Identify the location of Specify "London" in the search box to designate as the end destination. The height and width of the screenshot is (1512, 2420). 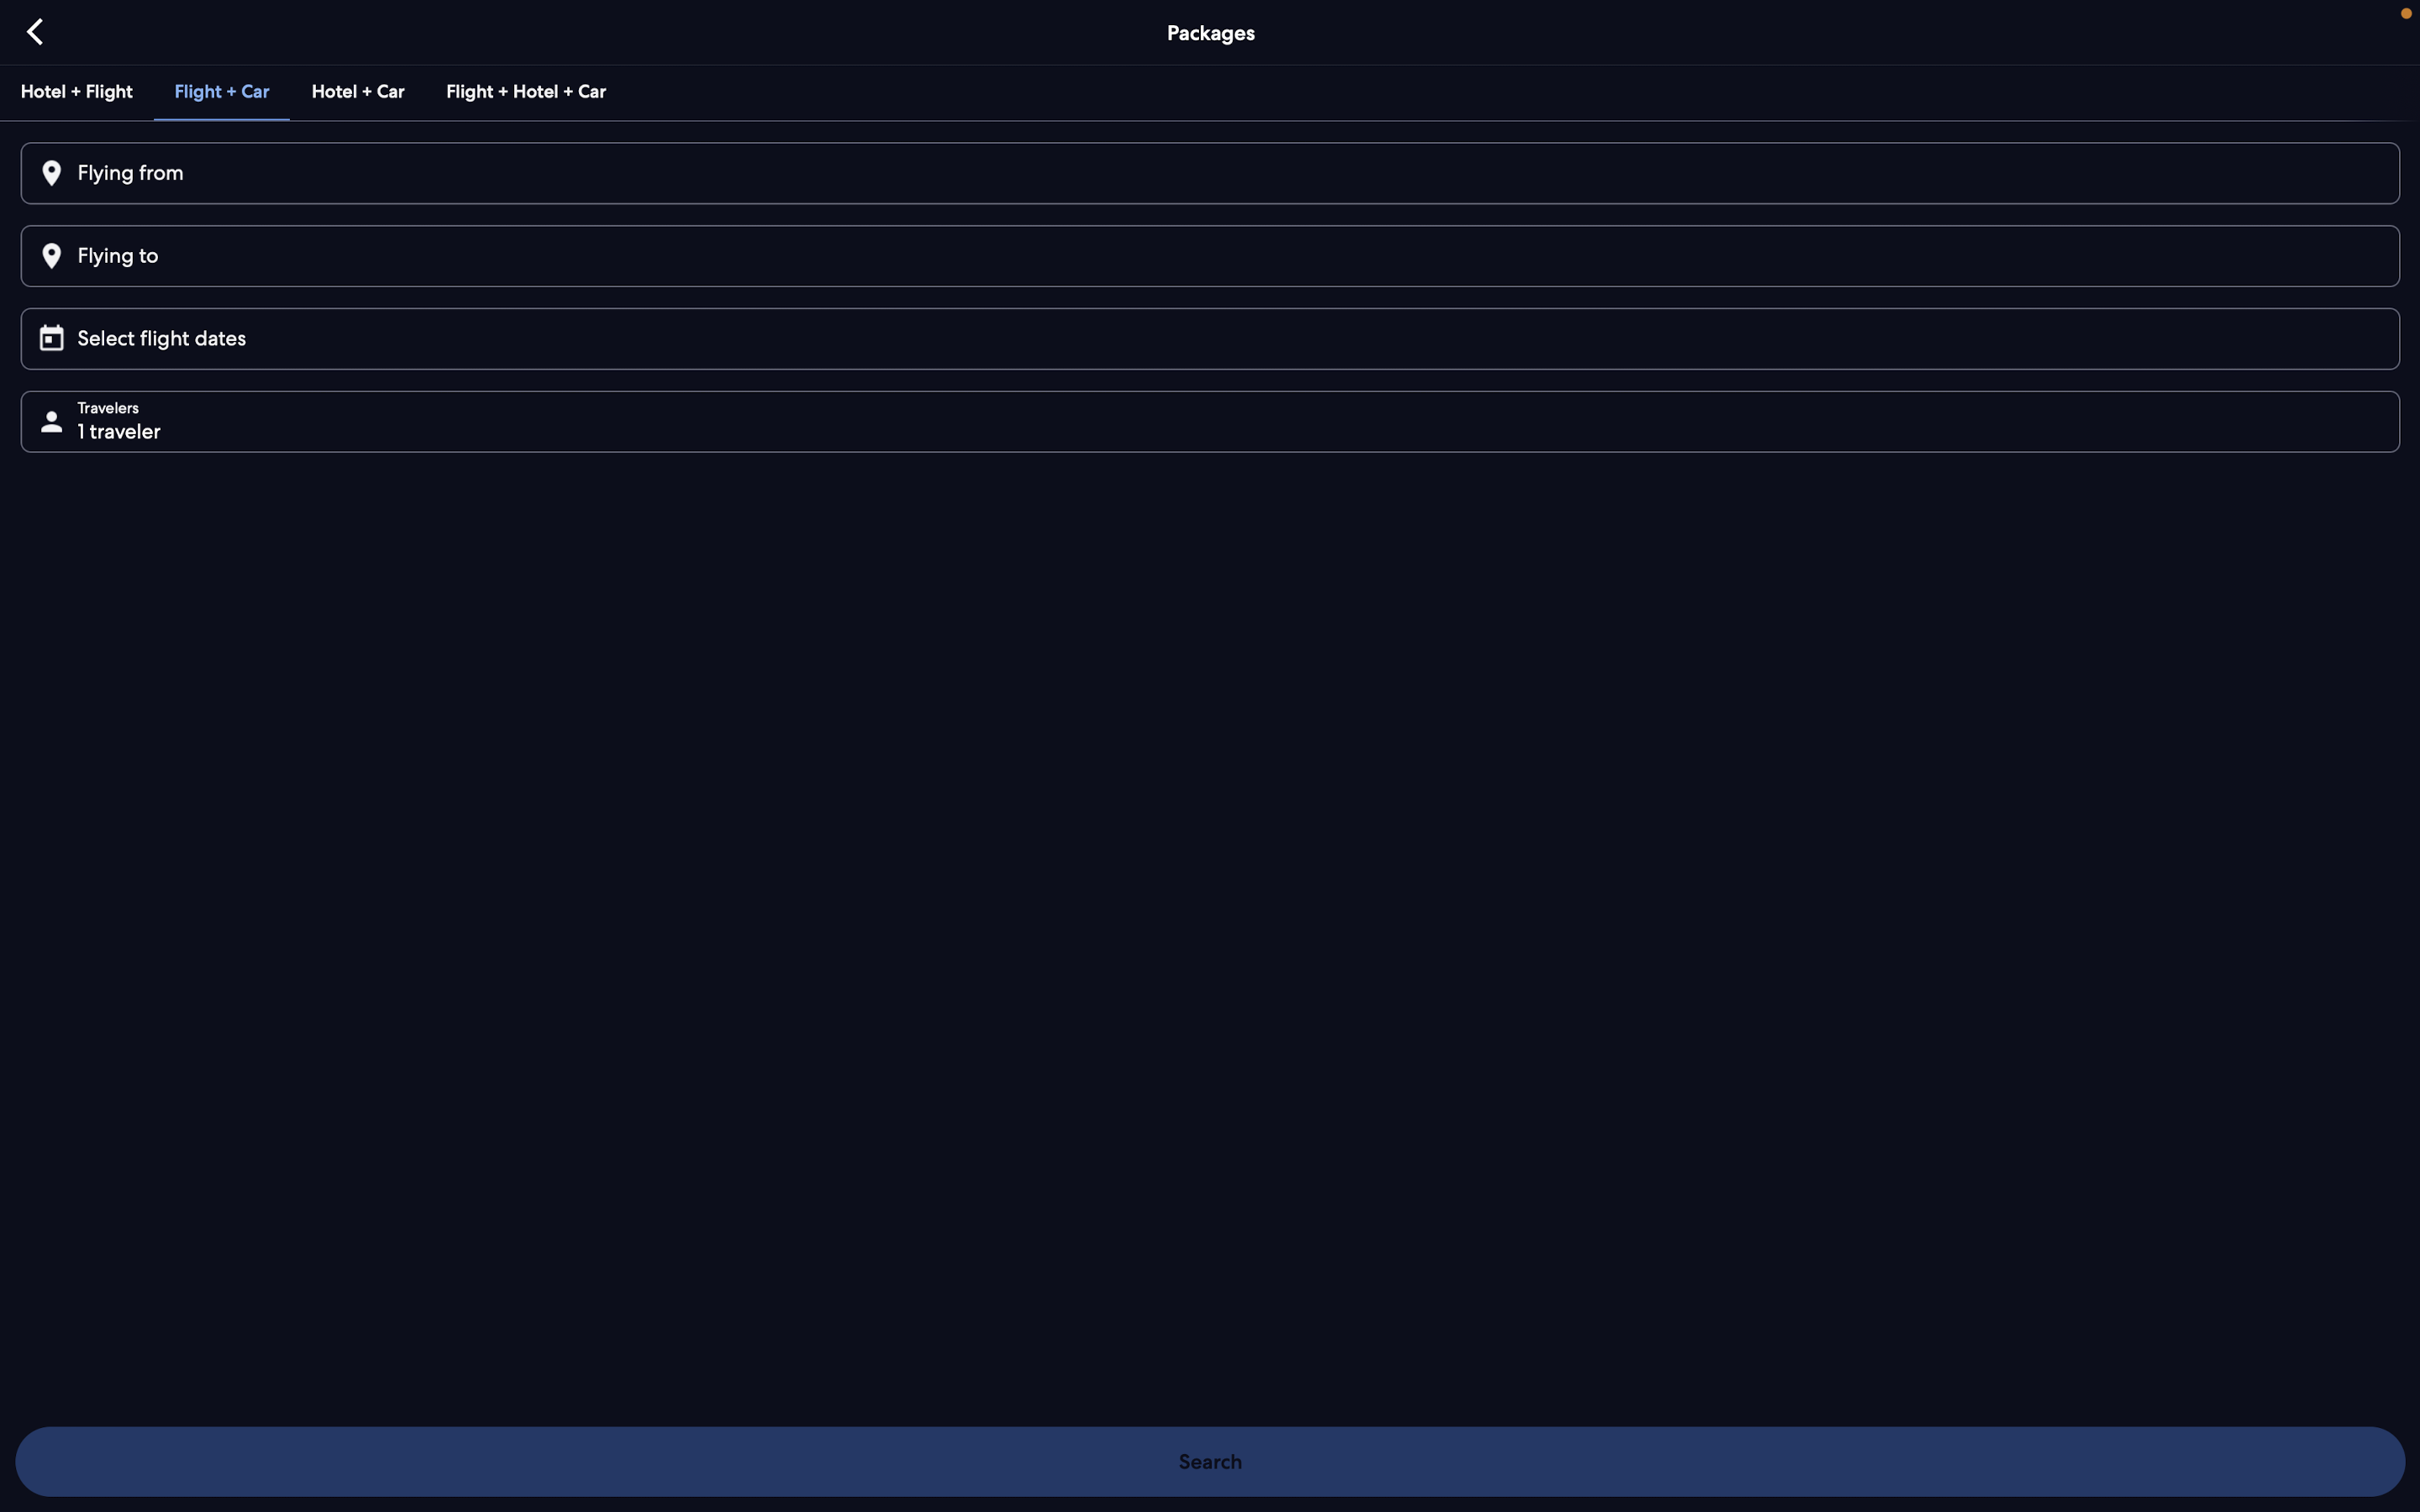
(1207, 255).